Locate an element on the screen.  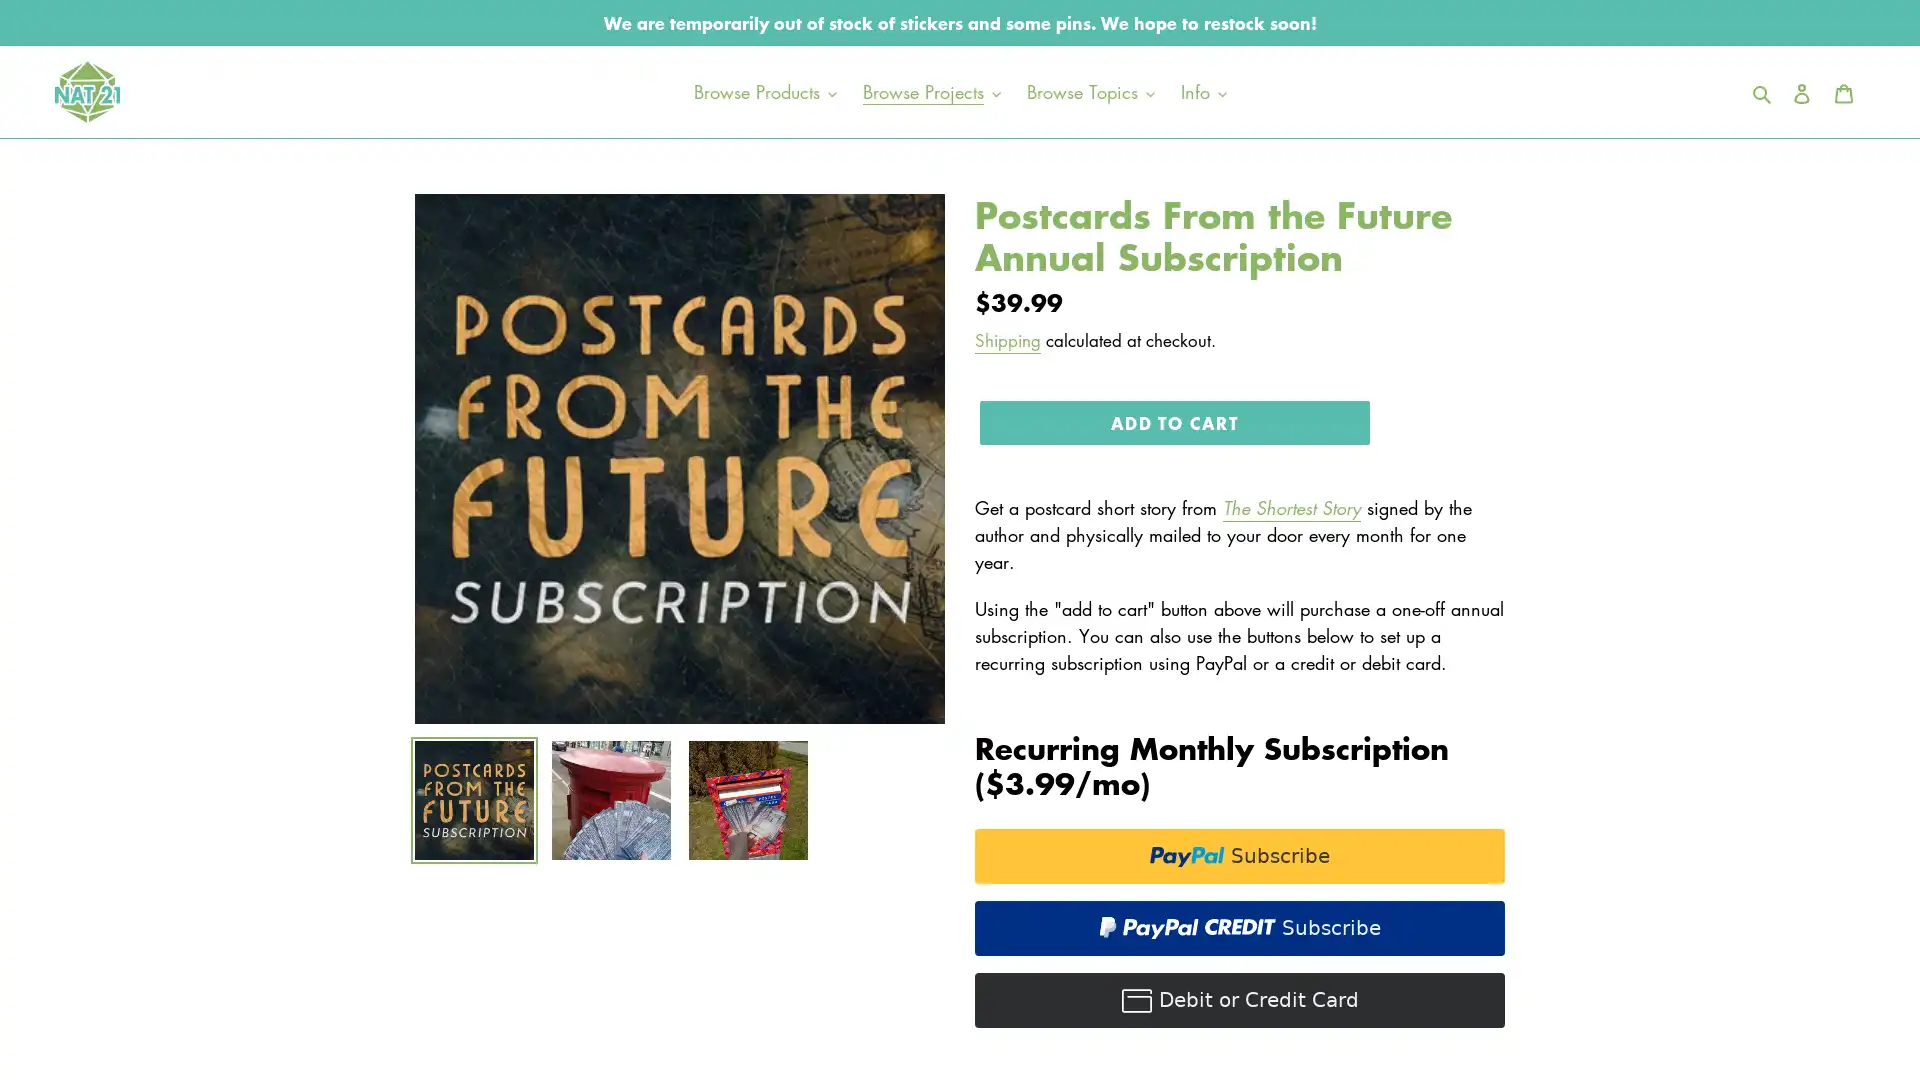
Browse Topics is located at coordinates (1088, 91).